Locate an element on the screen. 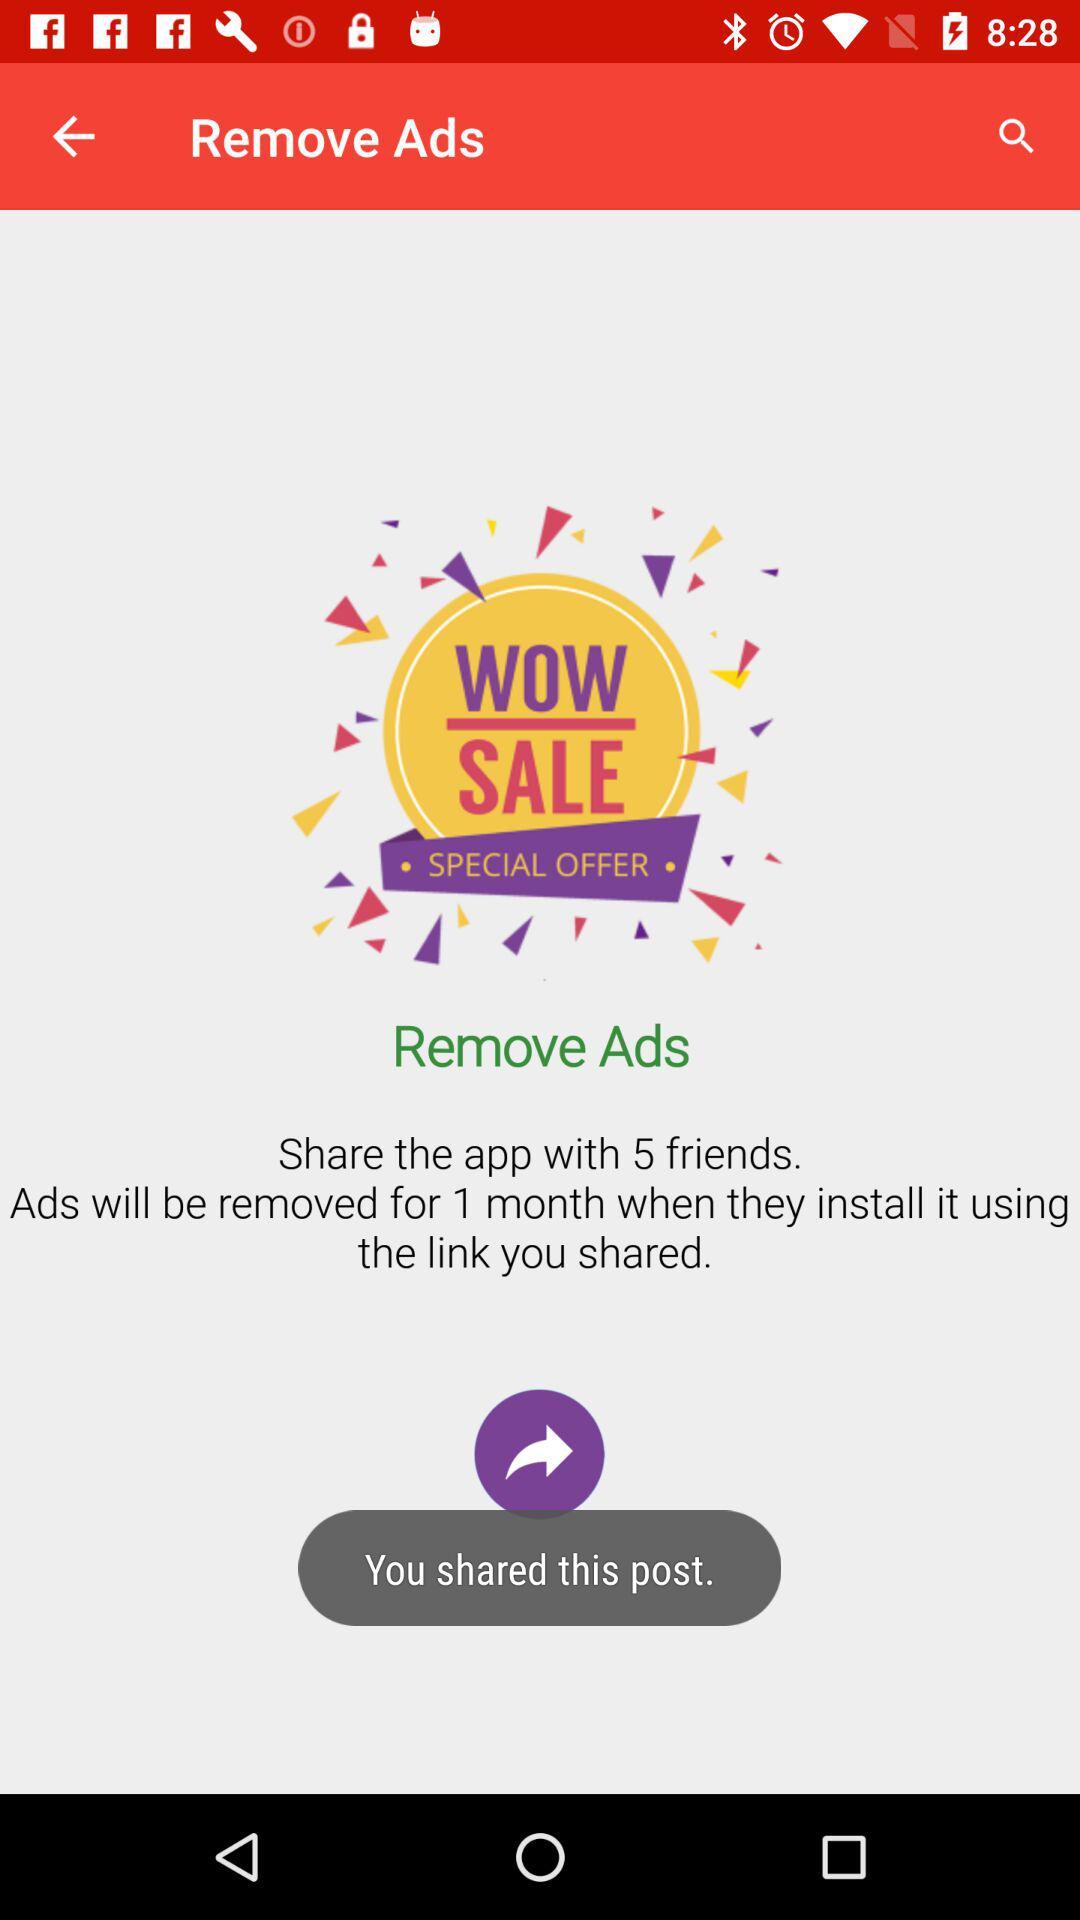  the redo icon is located at coordinates (538, 1454).